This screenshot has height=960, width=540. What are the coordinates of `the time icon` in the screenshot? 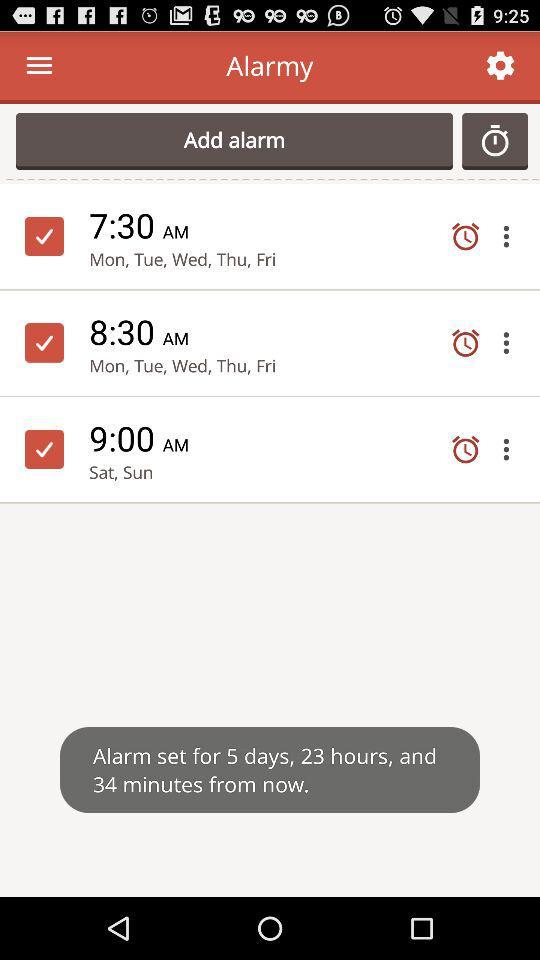 It's located at (502, 148).